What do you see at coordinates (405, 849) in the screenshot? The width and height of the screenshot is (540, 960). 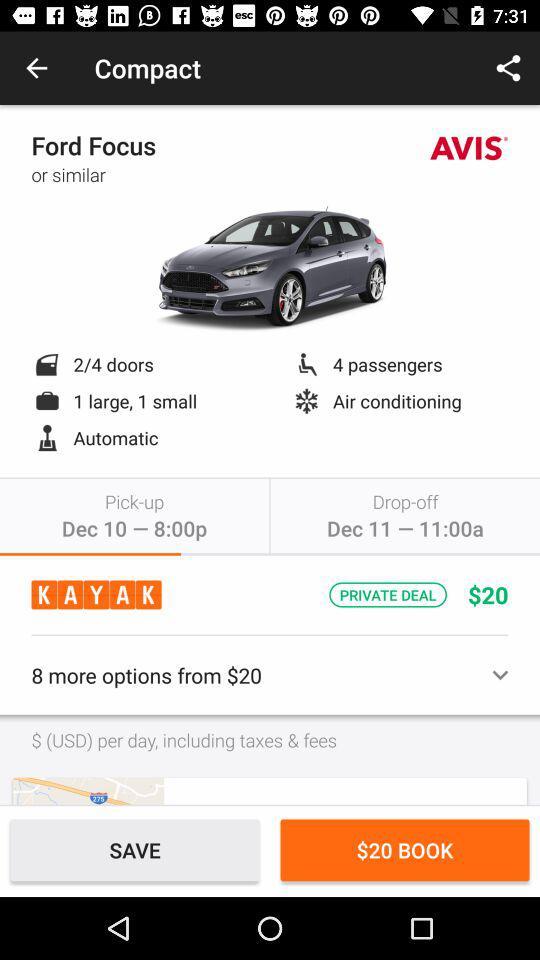 I see `item at the bottom right corner` at bounding box center [405, 849].